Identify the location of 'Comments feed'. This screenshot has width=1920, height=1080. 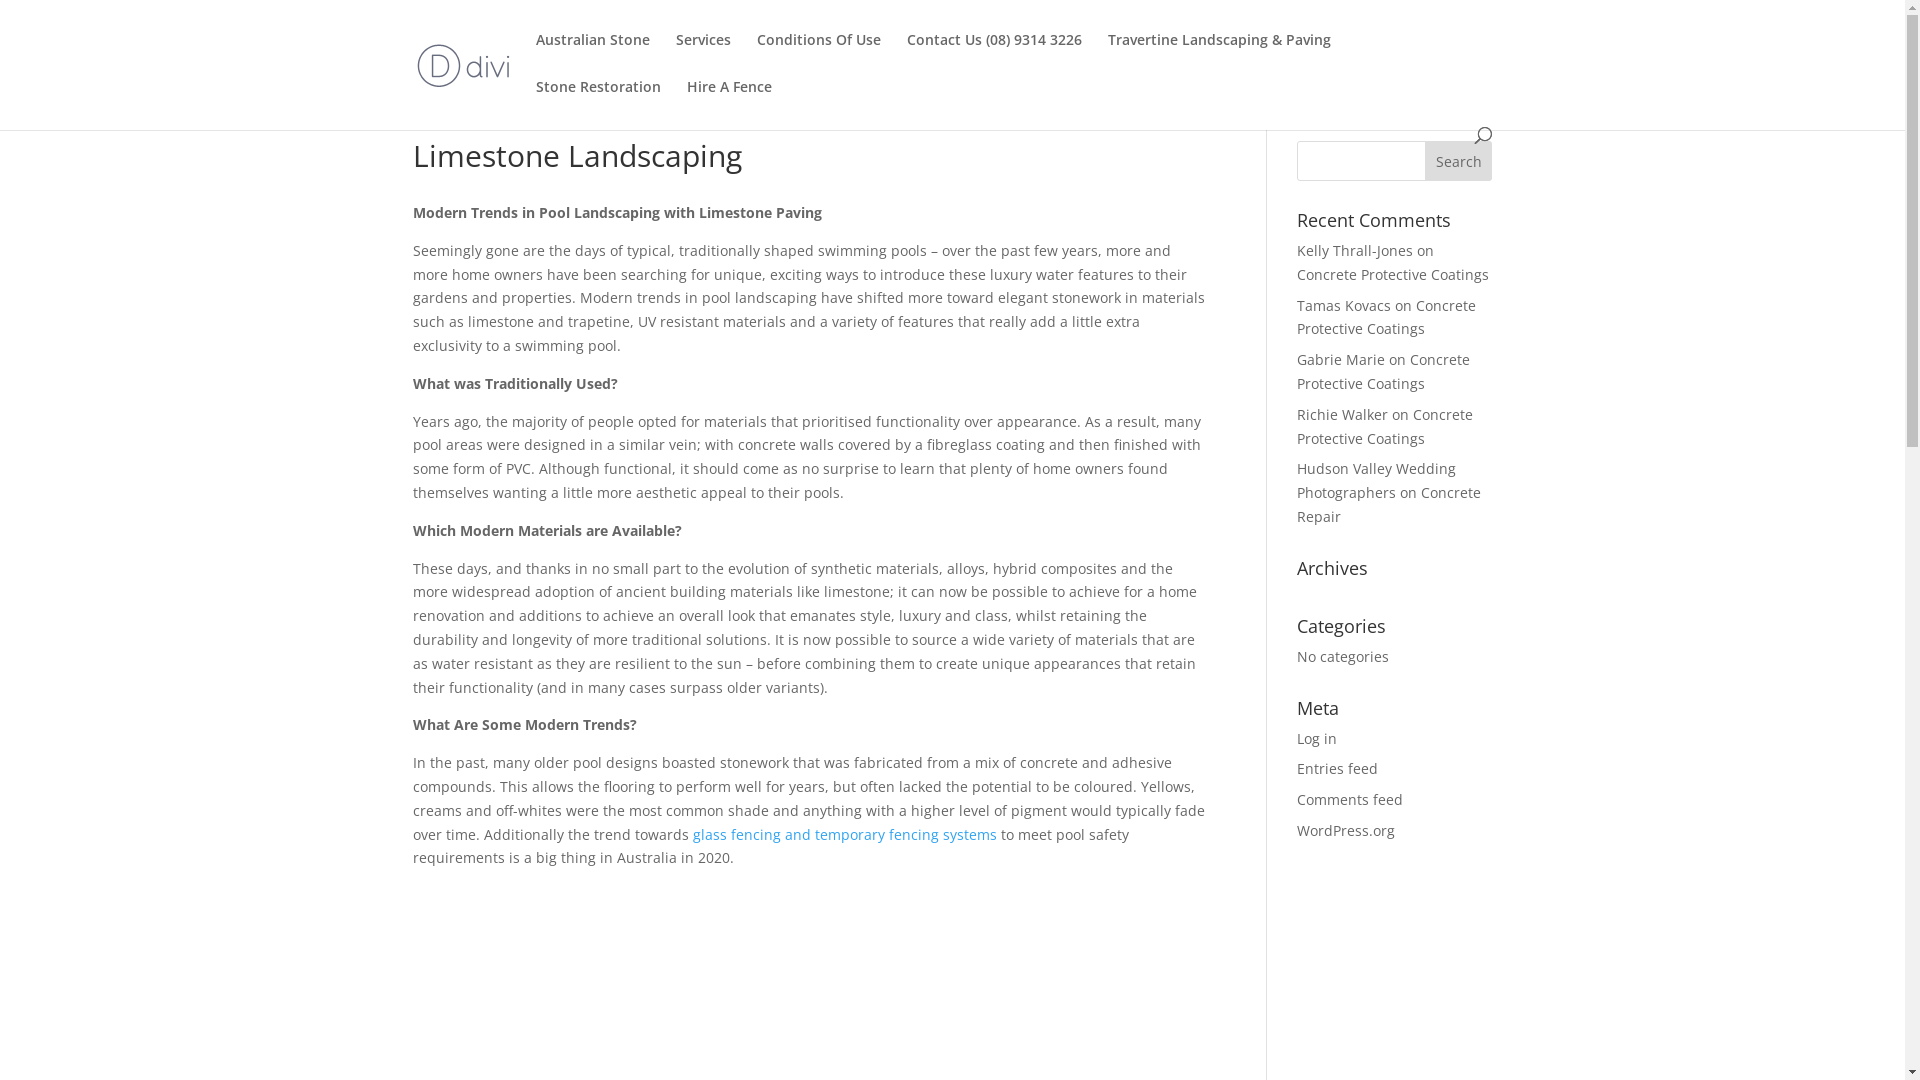
(1349, 798).